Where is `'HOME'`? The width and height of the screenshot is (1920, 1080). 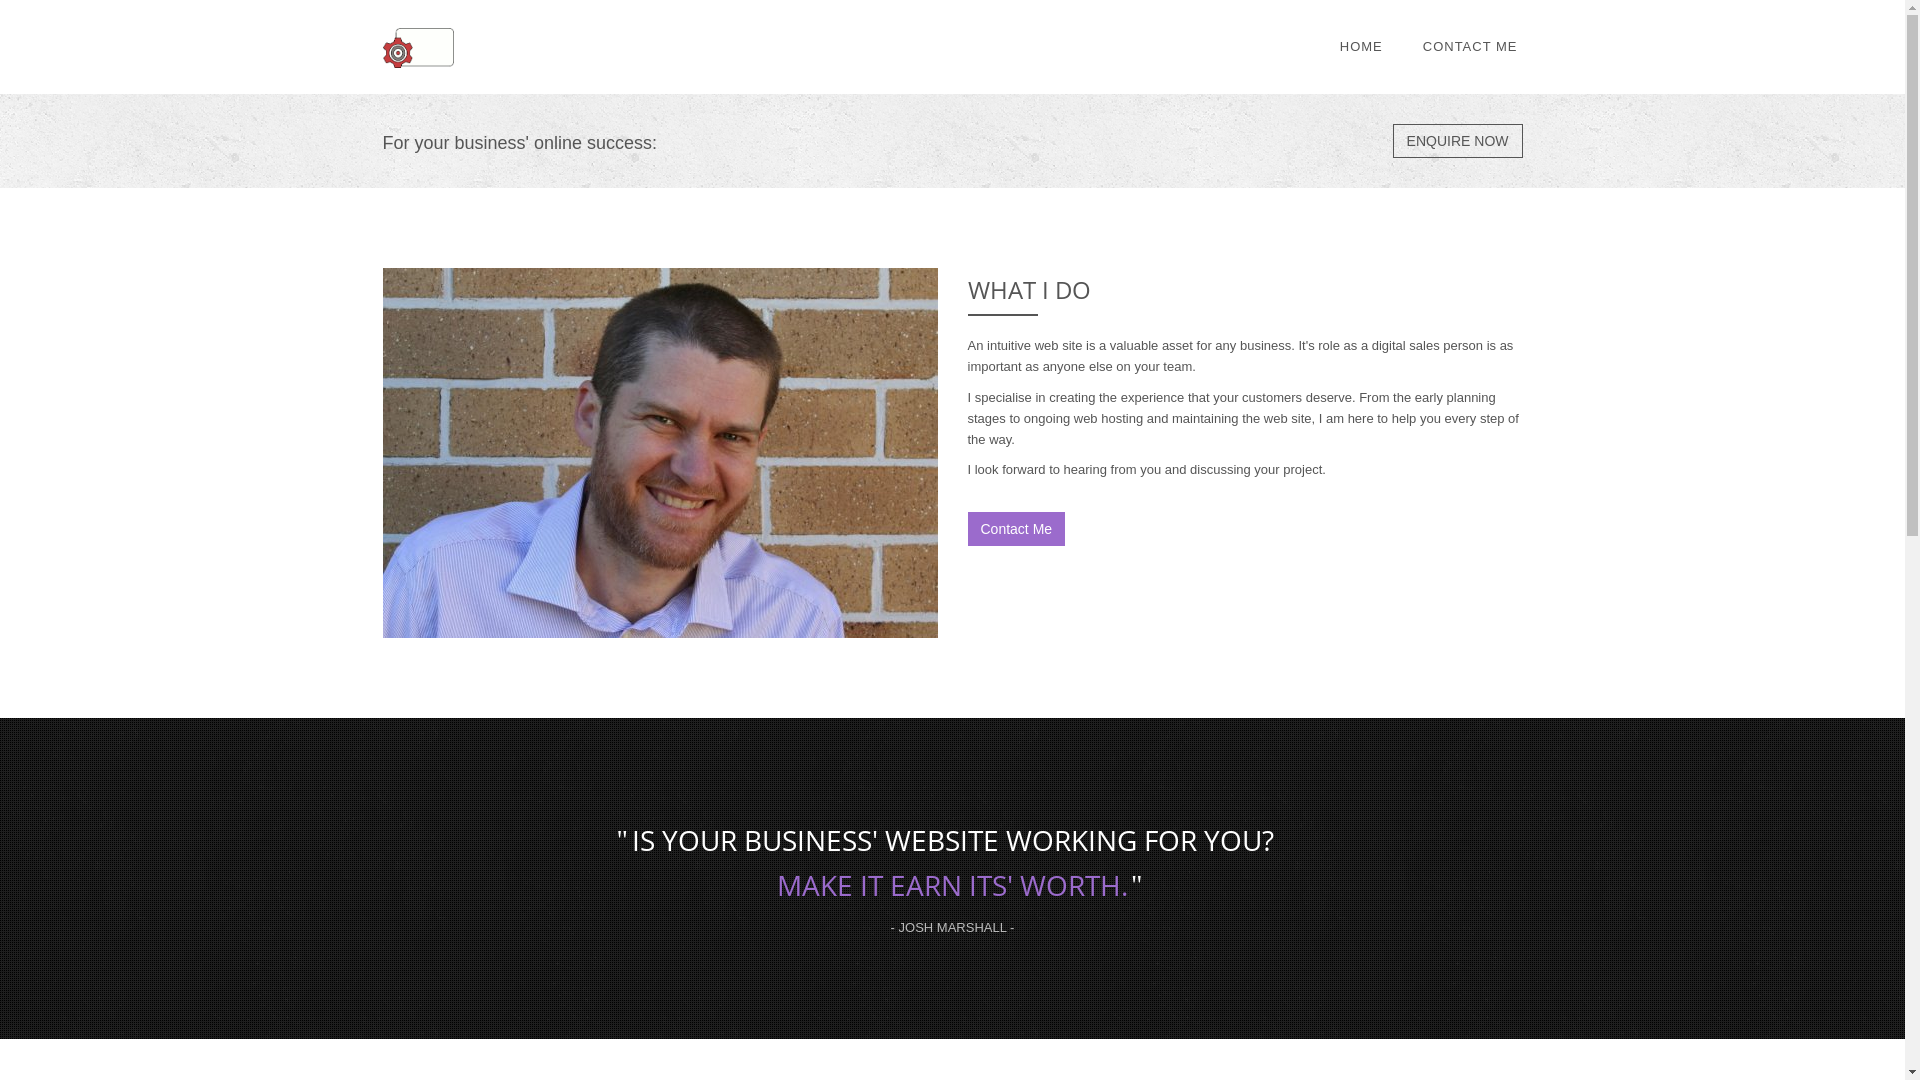
'HOME' is located at coordinates (1320, 45).